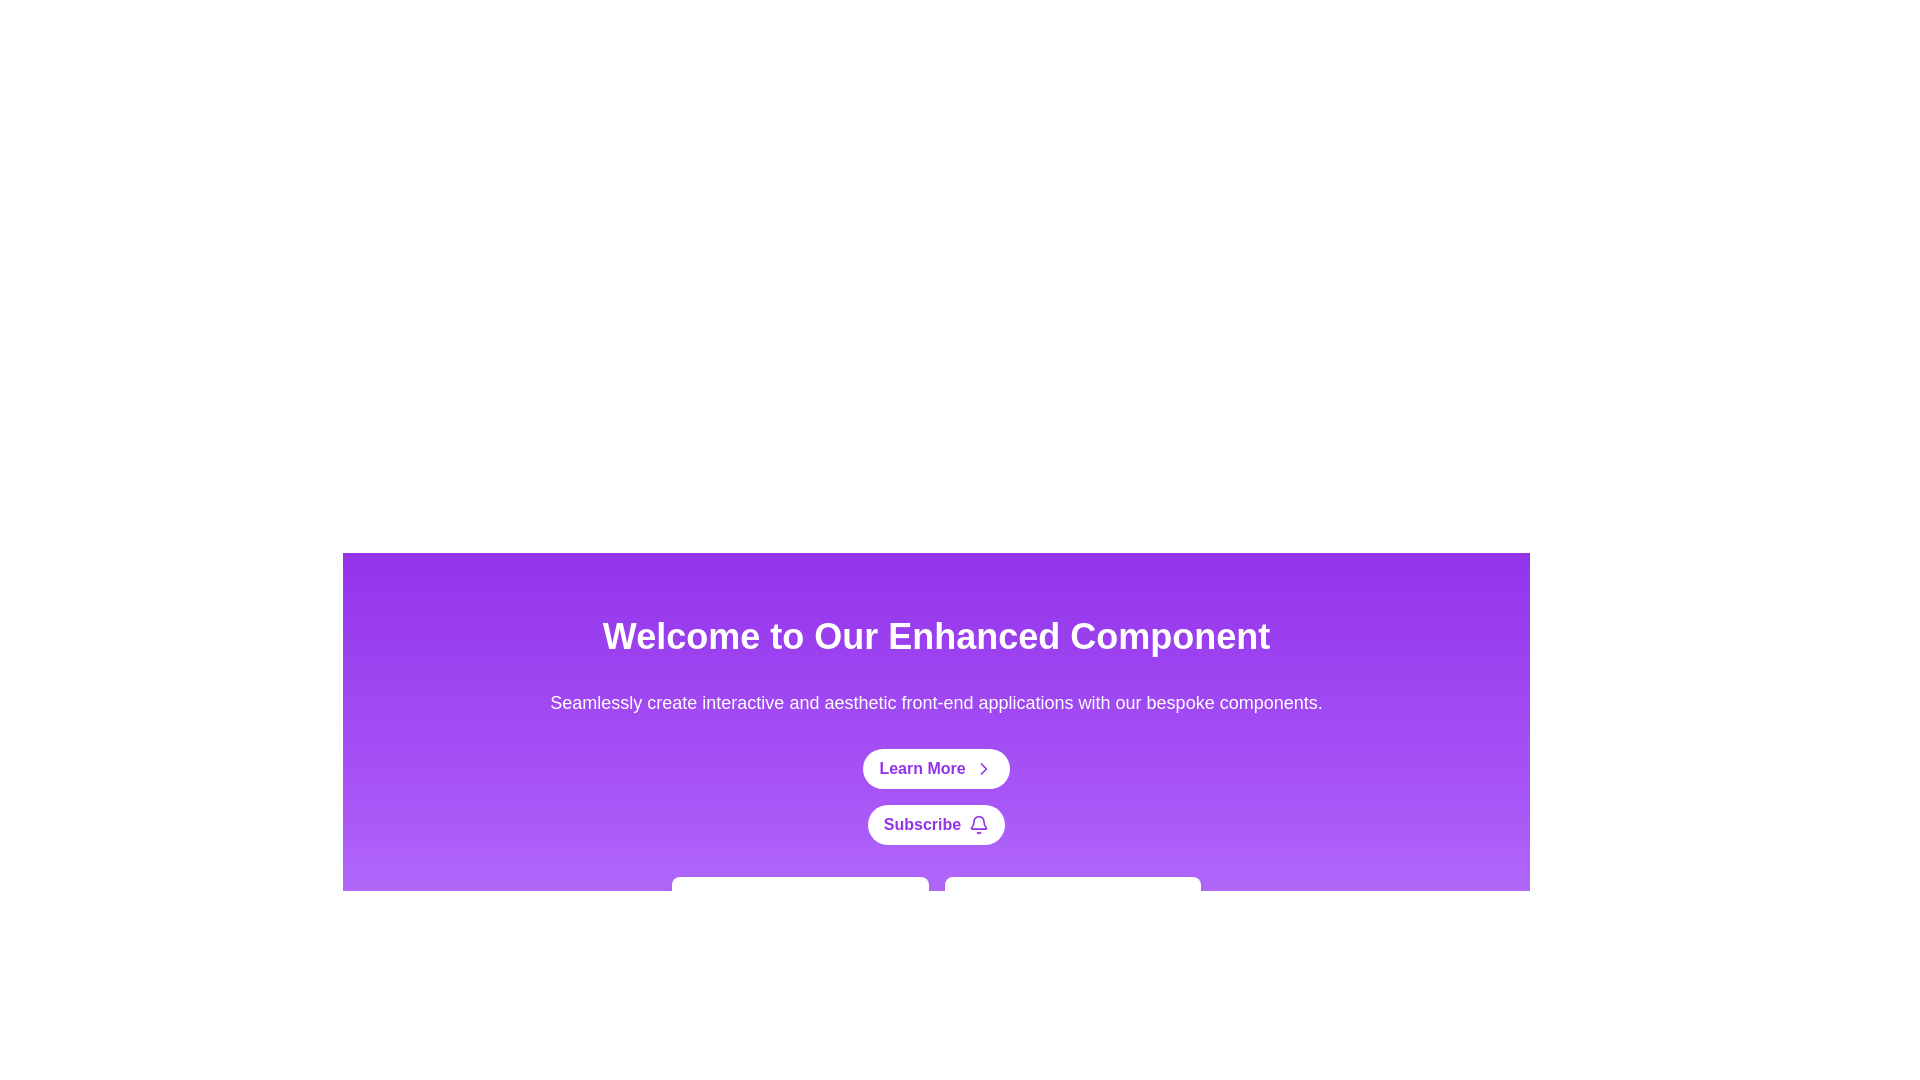 This screenshot has width=1920, height=1080. Describe the element at coordinates (979, 825) in the screenshot. I see `the notification icon located to the left of the 'Subscribe' button text, which is situated below the 'Learn More' button` at that location.